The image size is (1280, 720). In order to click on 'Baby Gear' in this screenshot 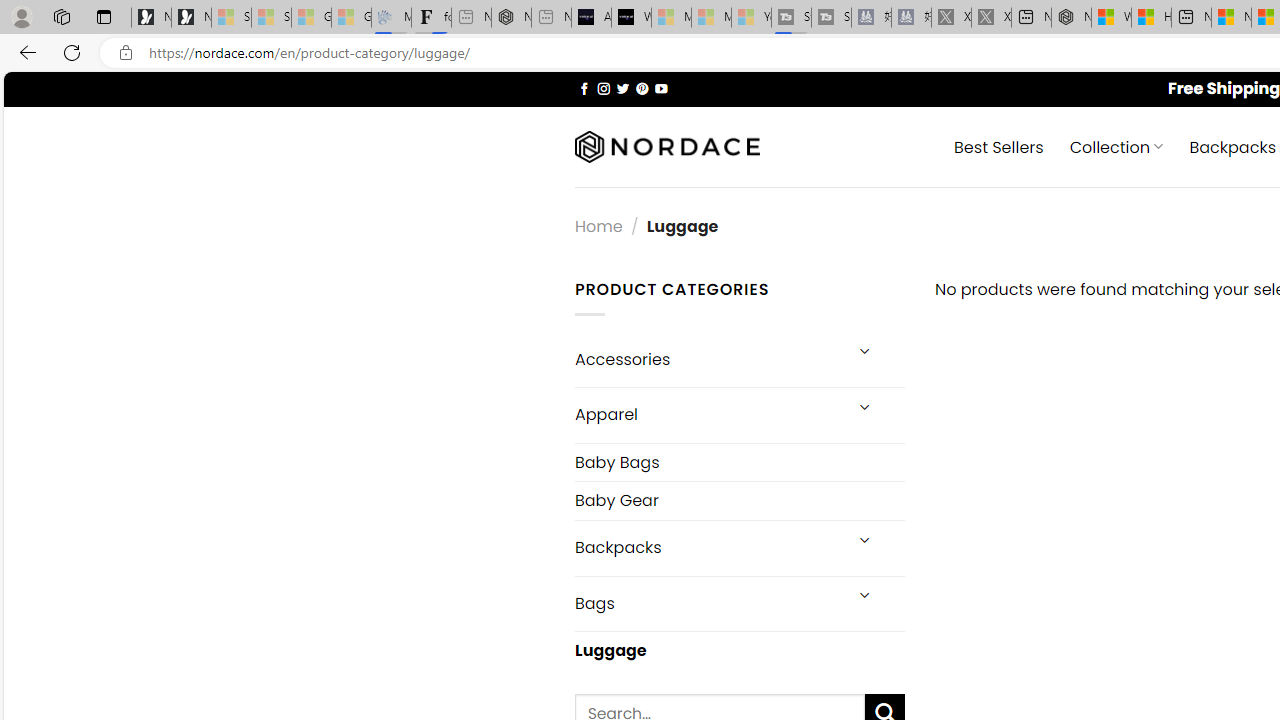, I will do `click(738, 499)`.